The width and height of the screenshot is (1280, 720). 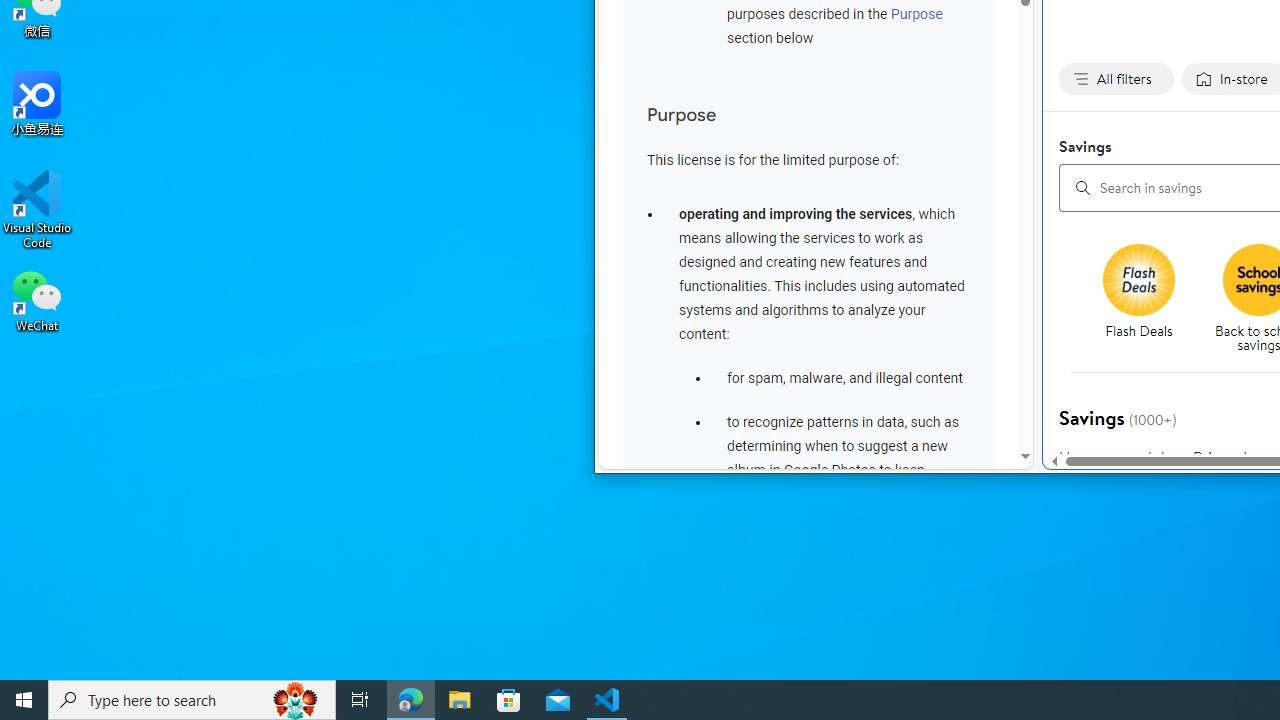 I want to click on 'All filters none applied, activate to change', so click(x=1115, y=78).